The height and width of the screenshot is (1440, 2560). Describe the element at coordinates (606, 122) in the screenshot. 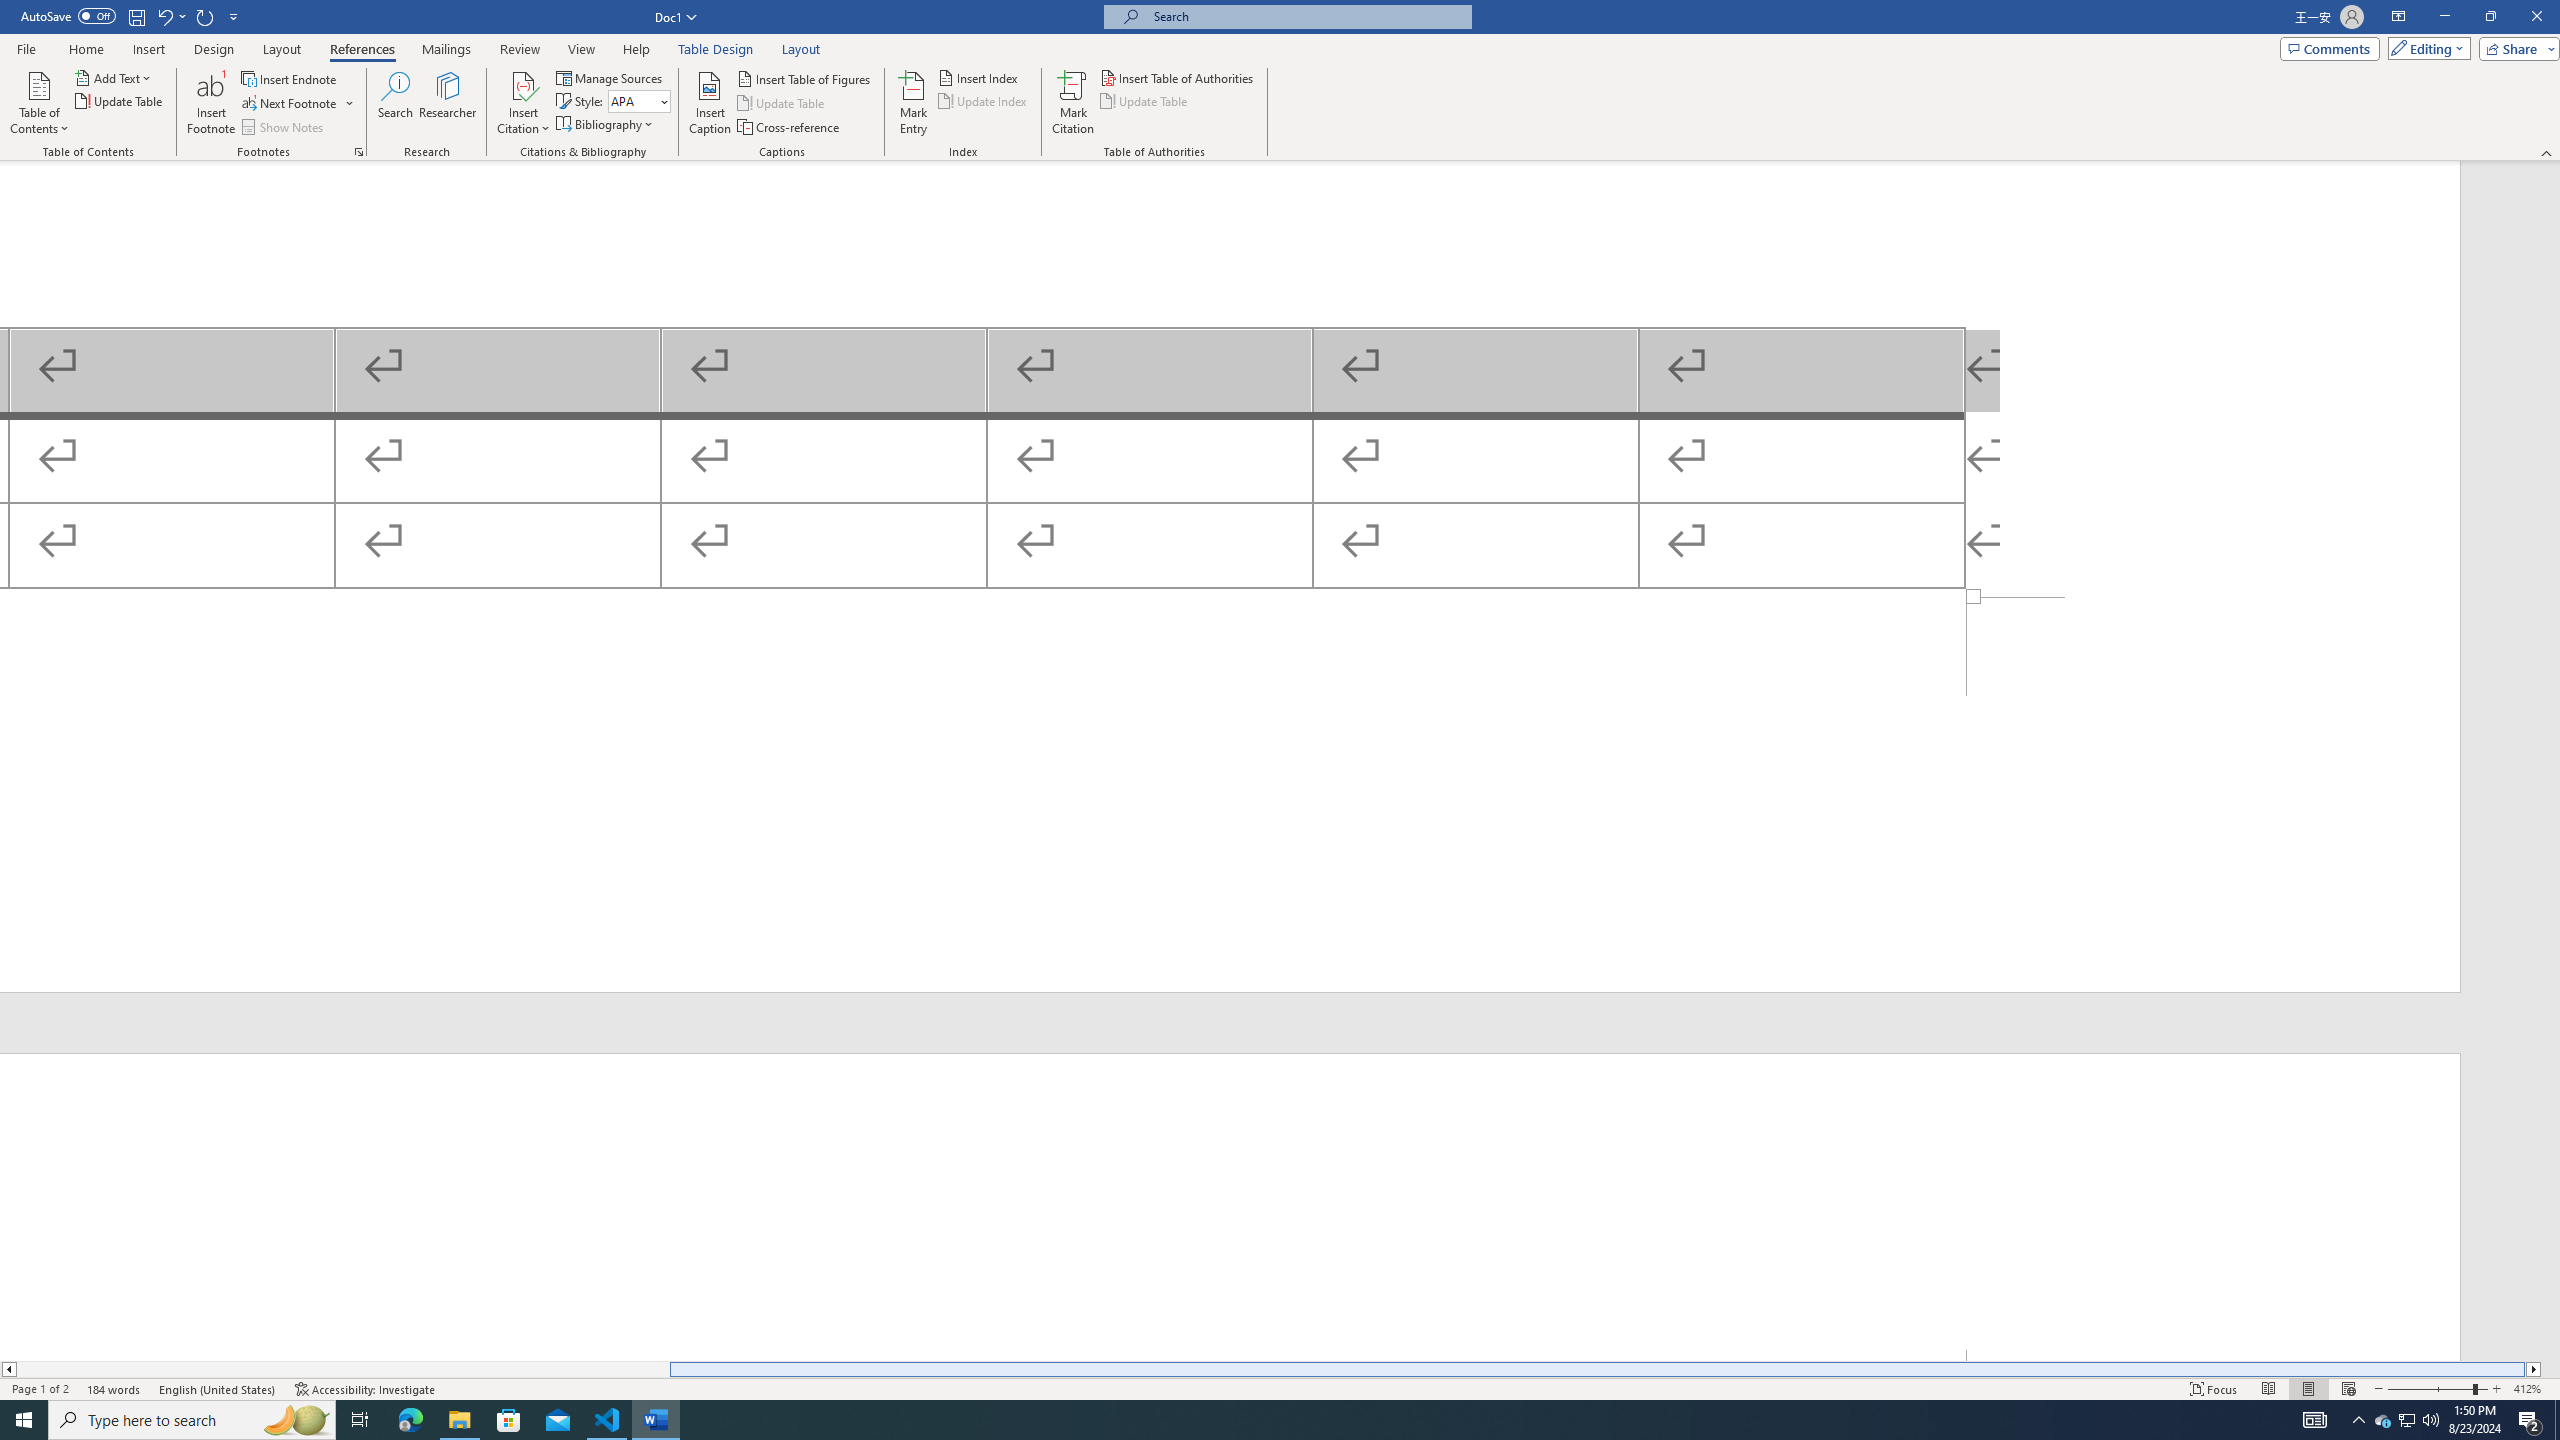

I see `'Bibliography'` at that location.